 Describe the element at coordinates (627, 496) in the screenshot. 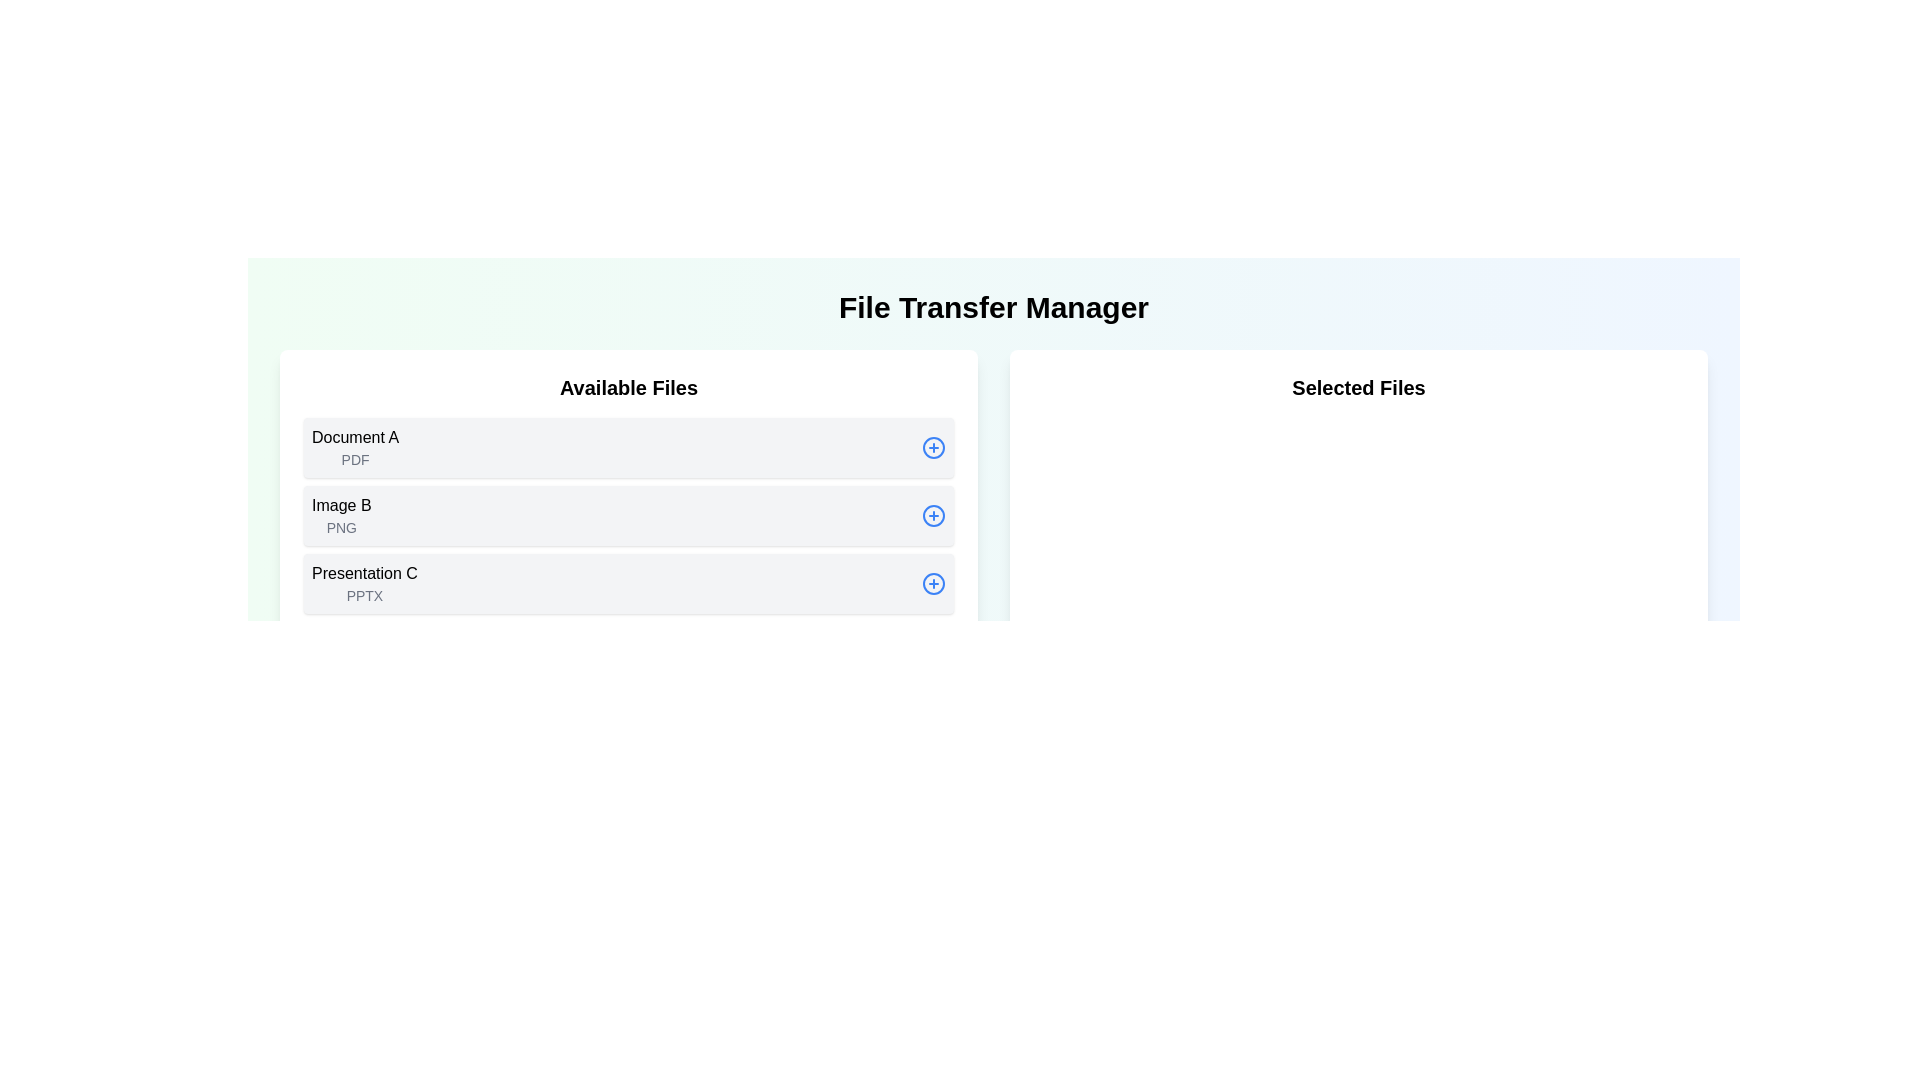

I see `the List Box containing available files, which has a white background and rounded corners` at that location.